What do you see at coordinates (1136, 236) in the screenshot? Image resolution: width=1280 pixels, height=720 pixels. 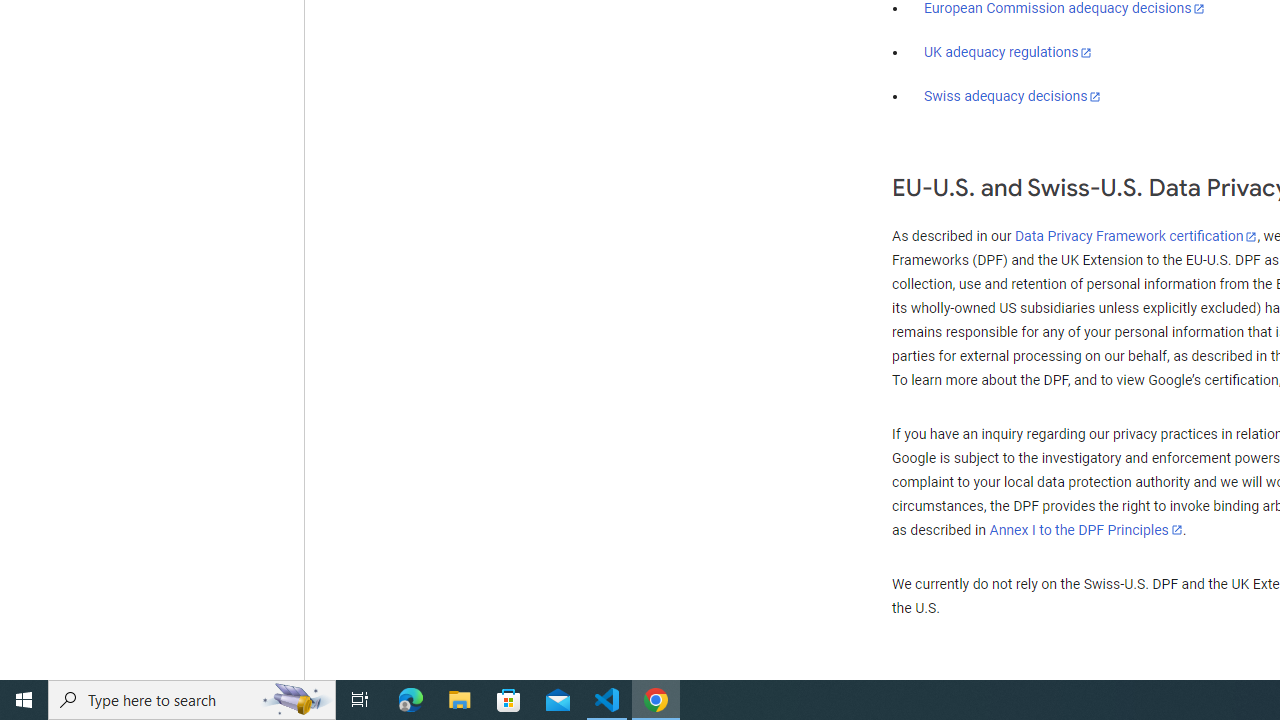 I see `'Data Privacy Framework certification'` at bounding box center [1136, 236].